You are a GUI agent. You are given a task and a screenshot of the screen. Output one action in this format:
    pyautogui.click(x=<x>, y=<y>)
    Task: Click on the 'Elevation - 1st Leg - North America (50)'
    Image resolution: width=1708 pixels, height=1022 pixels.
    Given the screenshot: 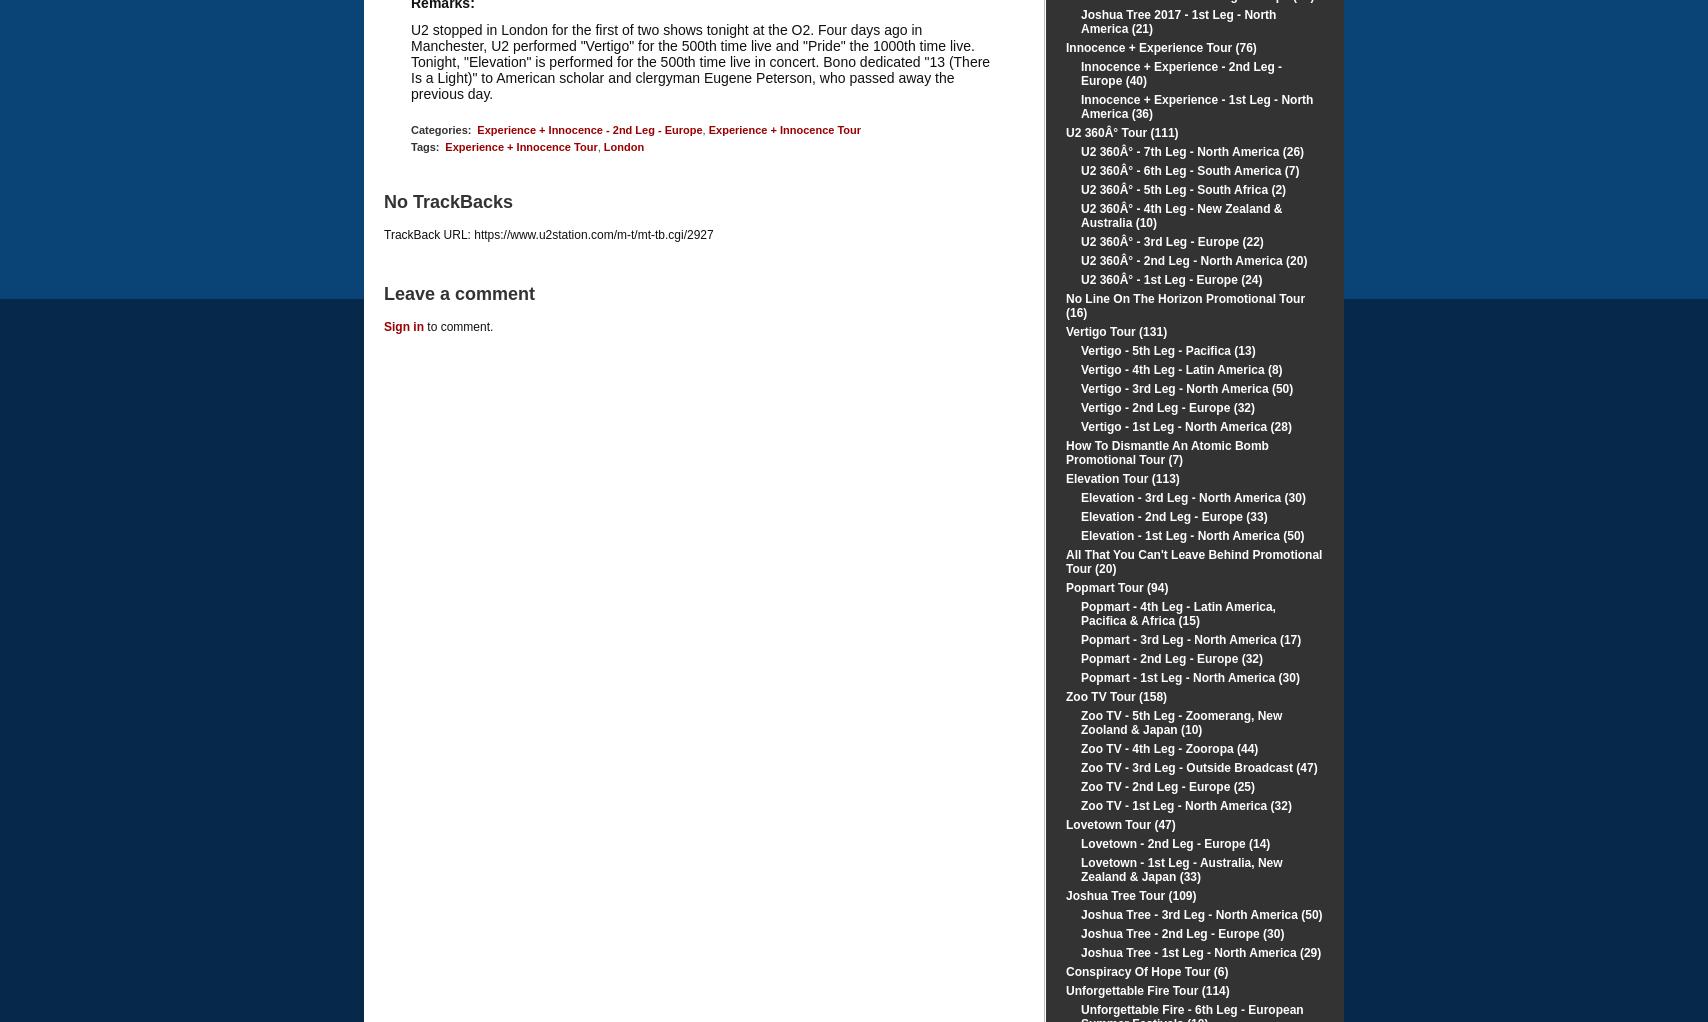 What is the action you would take?
    pyautogui.click(x=1192, y=535)
    